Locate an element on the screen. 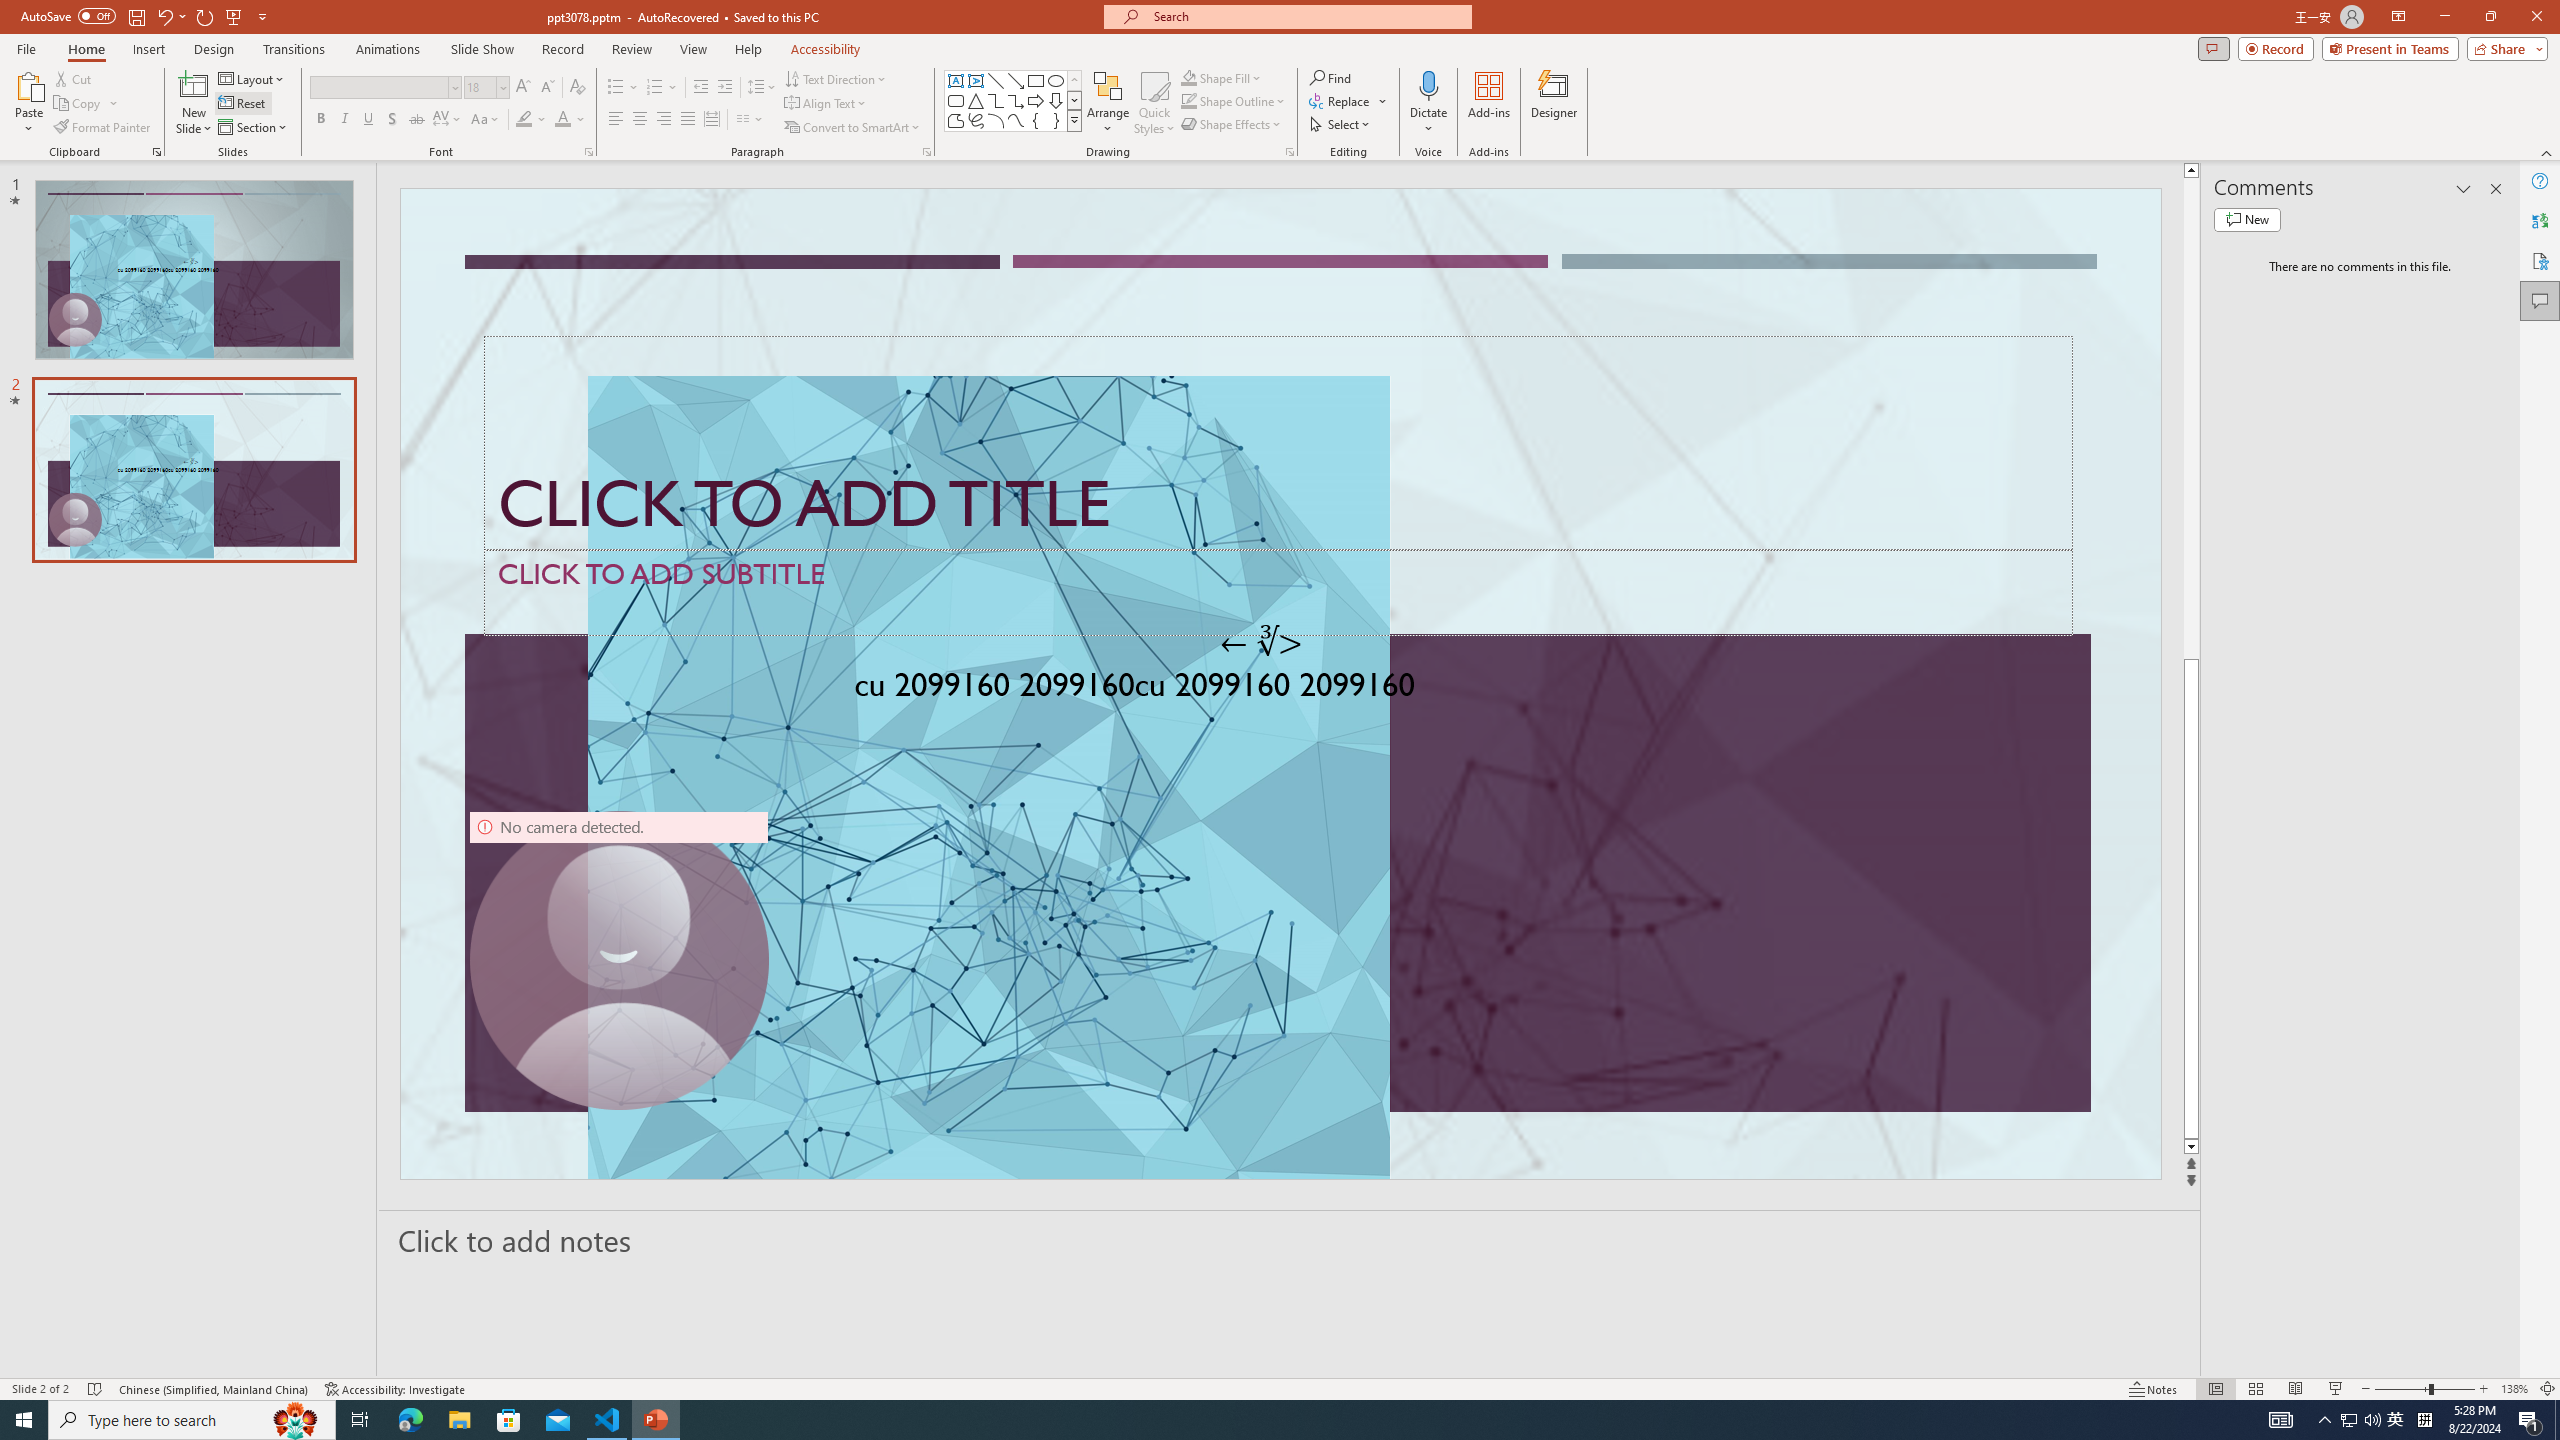  'Zoom 138%' is located at coordinates (2515, 1389).